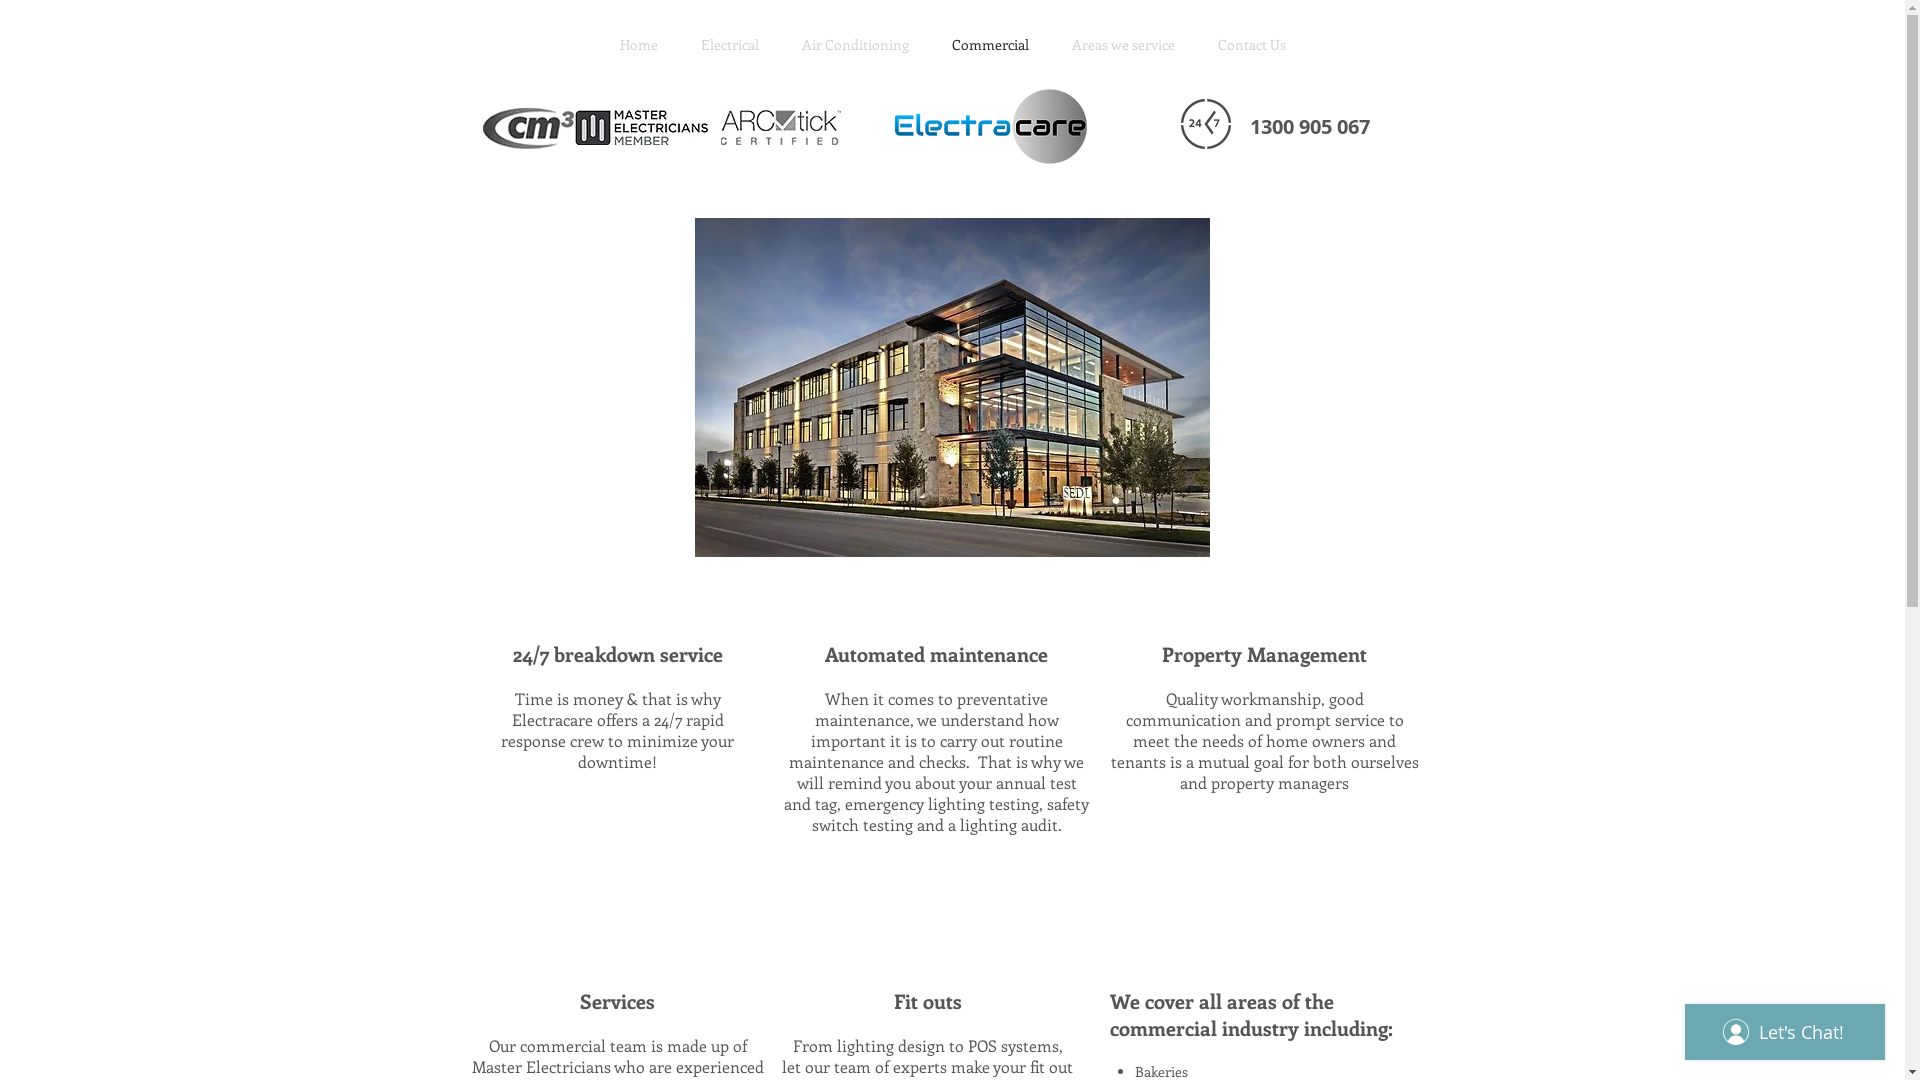 The height and width of the screenshot is (1080, 1920). I want to click on 'Contact Us', so click(1195, 45).